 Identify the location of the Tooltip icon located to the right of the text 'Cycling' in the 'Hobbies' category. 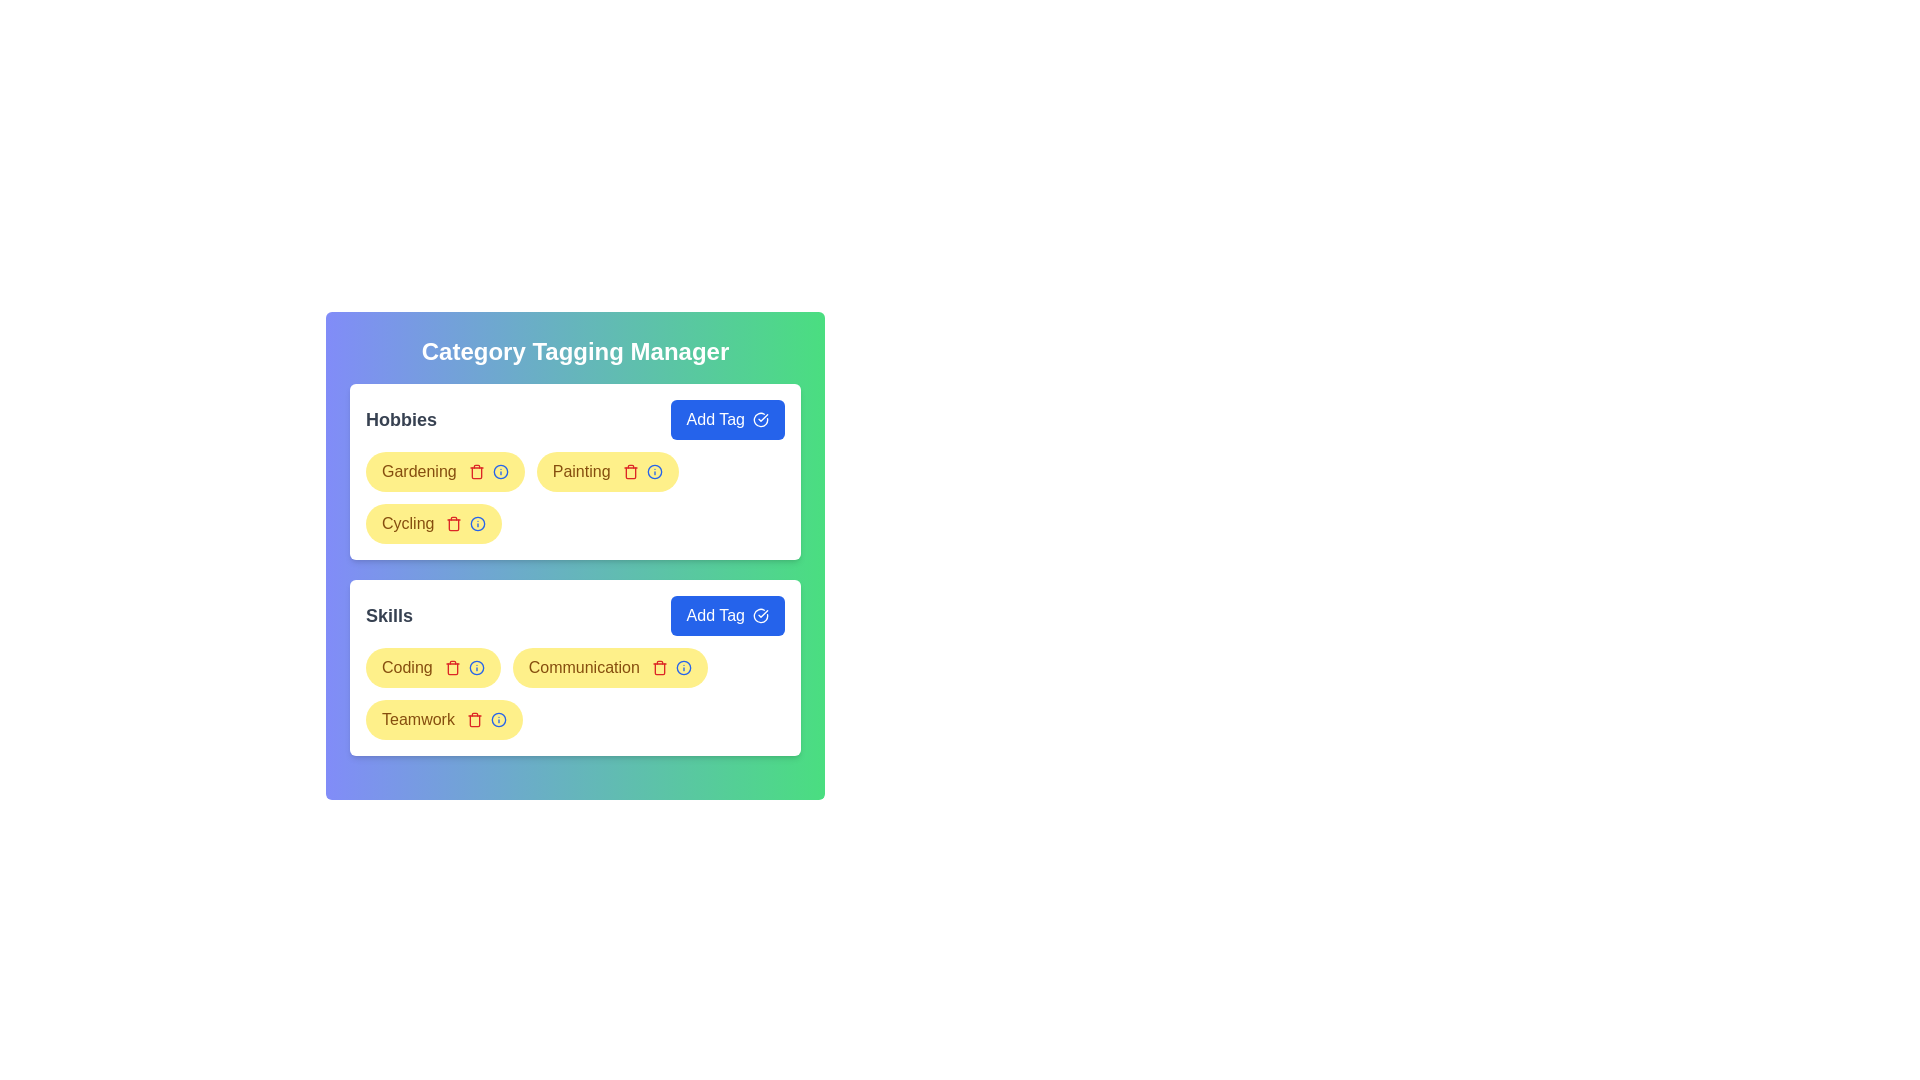
(477, 523).